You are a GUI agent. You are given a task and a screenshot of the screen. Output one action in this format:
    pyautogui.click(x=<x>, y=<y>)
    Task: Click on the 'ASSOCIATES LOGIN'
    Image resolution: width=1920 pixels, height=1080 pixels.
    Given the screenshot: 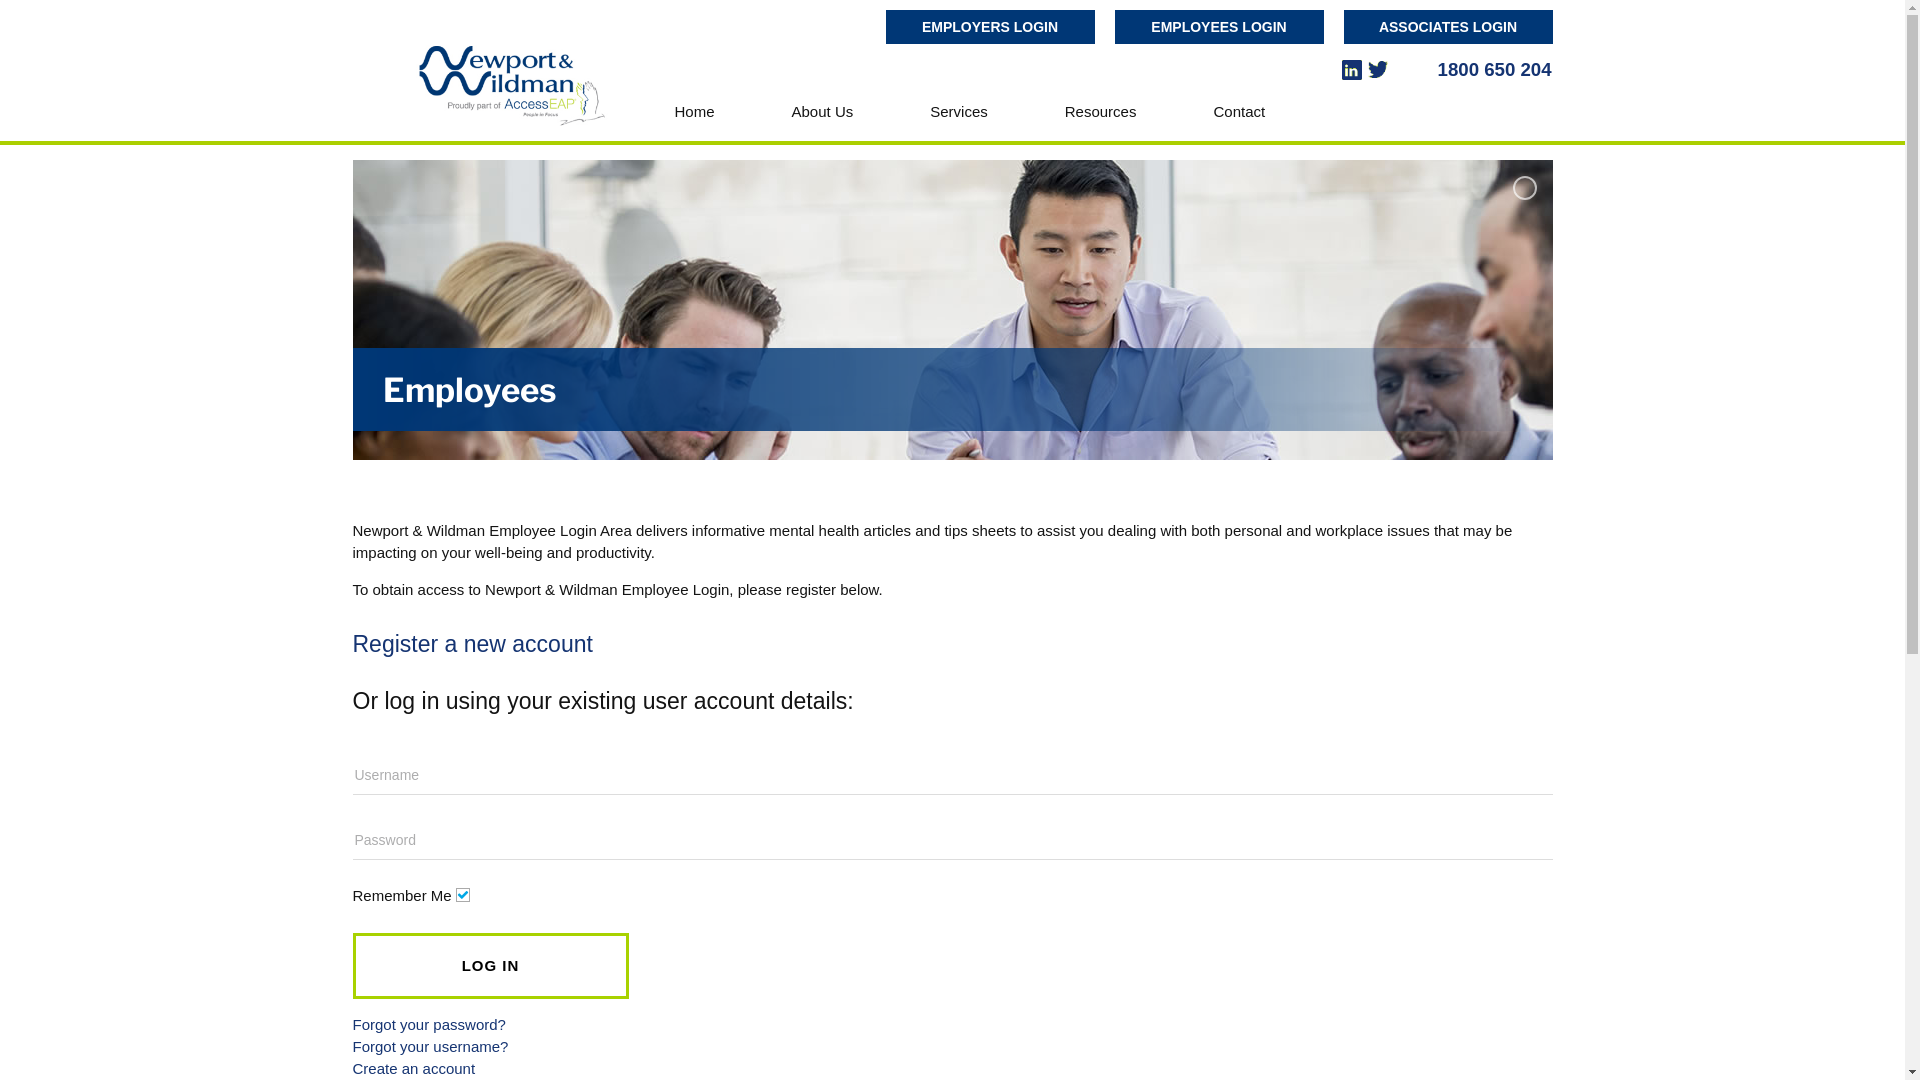 What is the action you would take?
    pyautogui.click(x=1448, y=27)
    